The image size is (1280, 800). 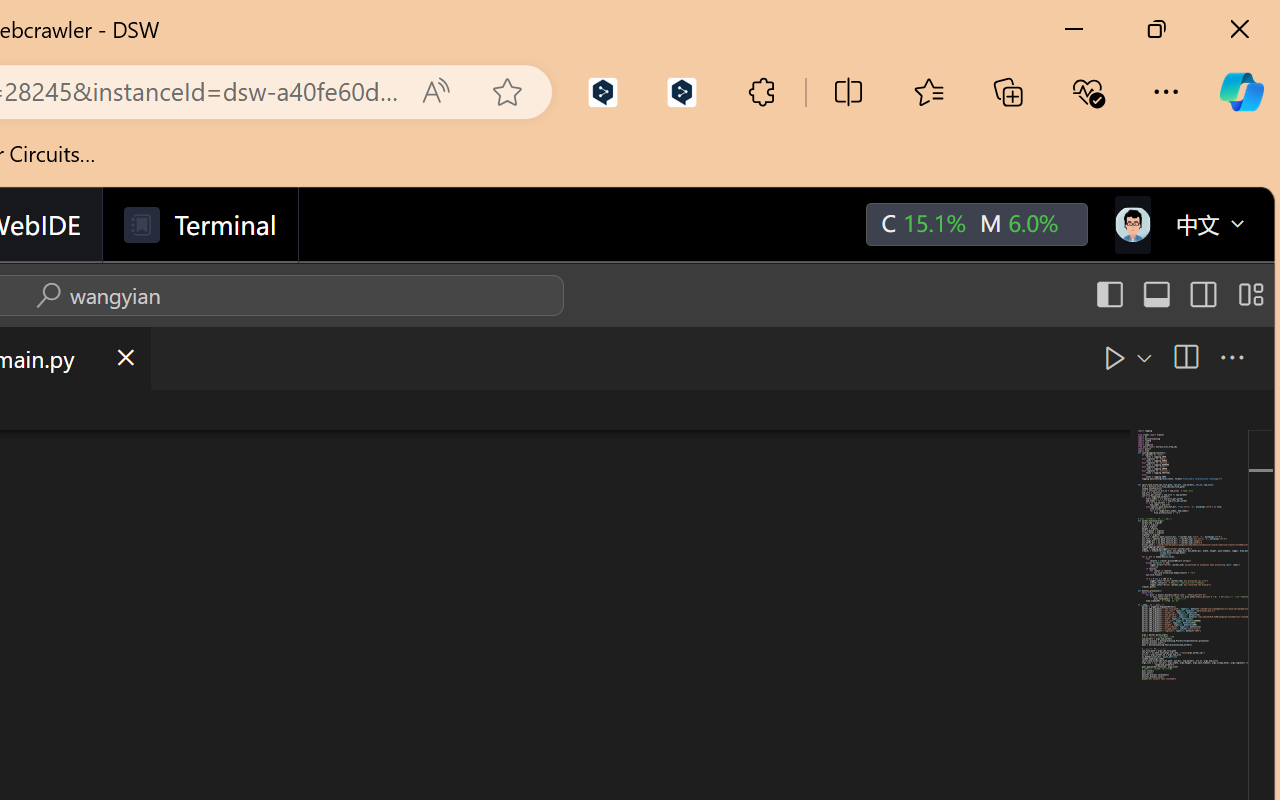 I want to click on 'Close (Ctrl+F4)', so click(x=123, y=358).